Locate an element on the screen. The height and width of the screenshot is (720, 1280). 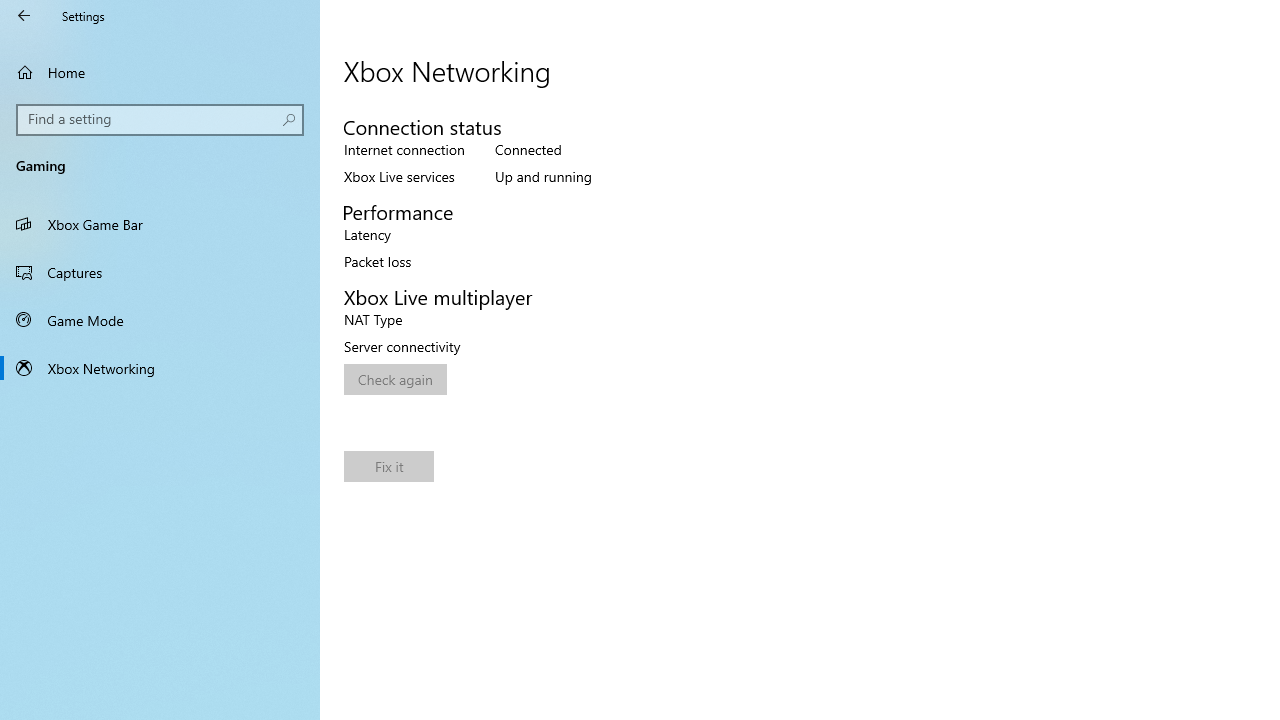
'Captures' is located at coordinates (160, 271).